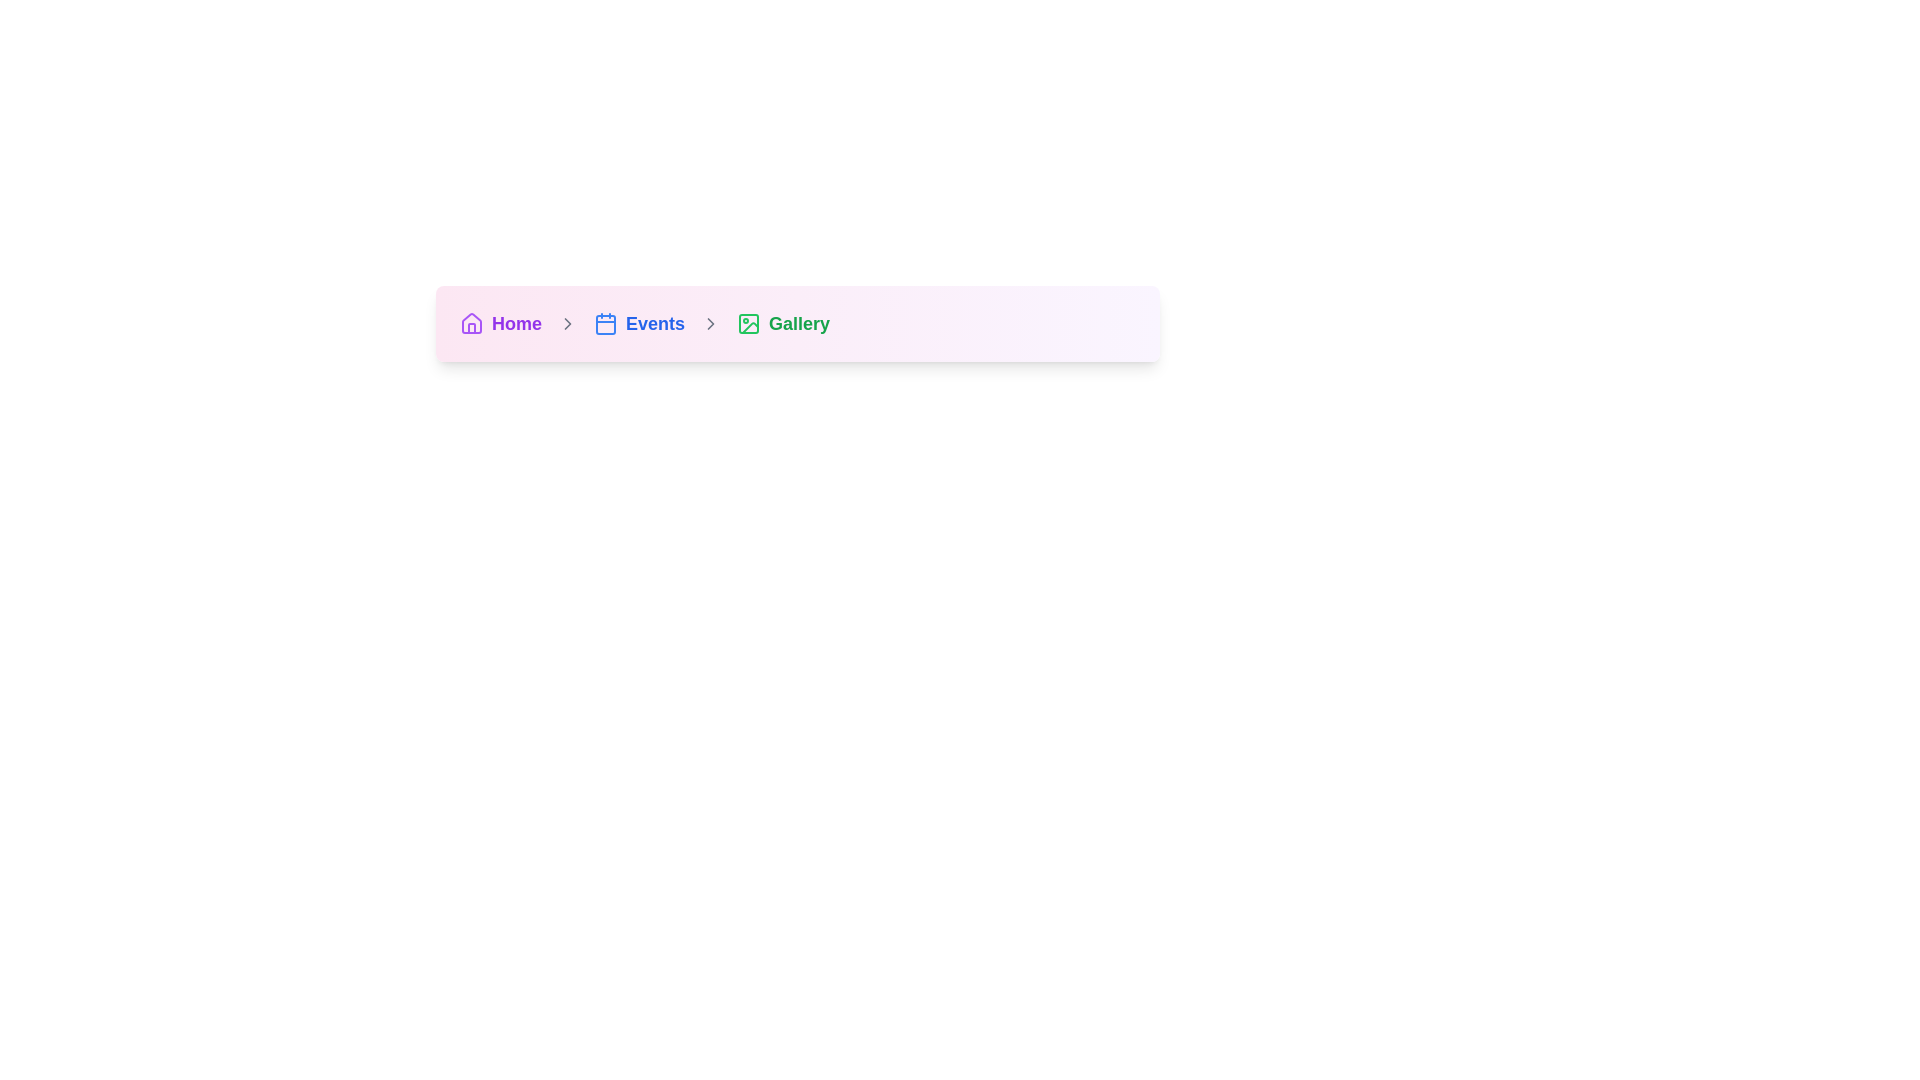  Describe the element at coordinates (470, 323) in the screenshot. I see `the house icon with a purple outline in the breadcrumb navigation at the top left corner of the web page` at that location.